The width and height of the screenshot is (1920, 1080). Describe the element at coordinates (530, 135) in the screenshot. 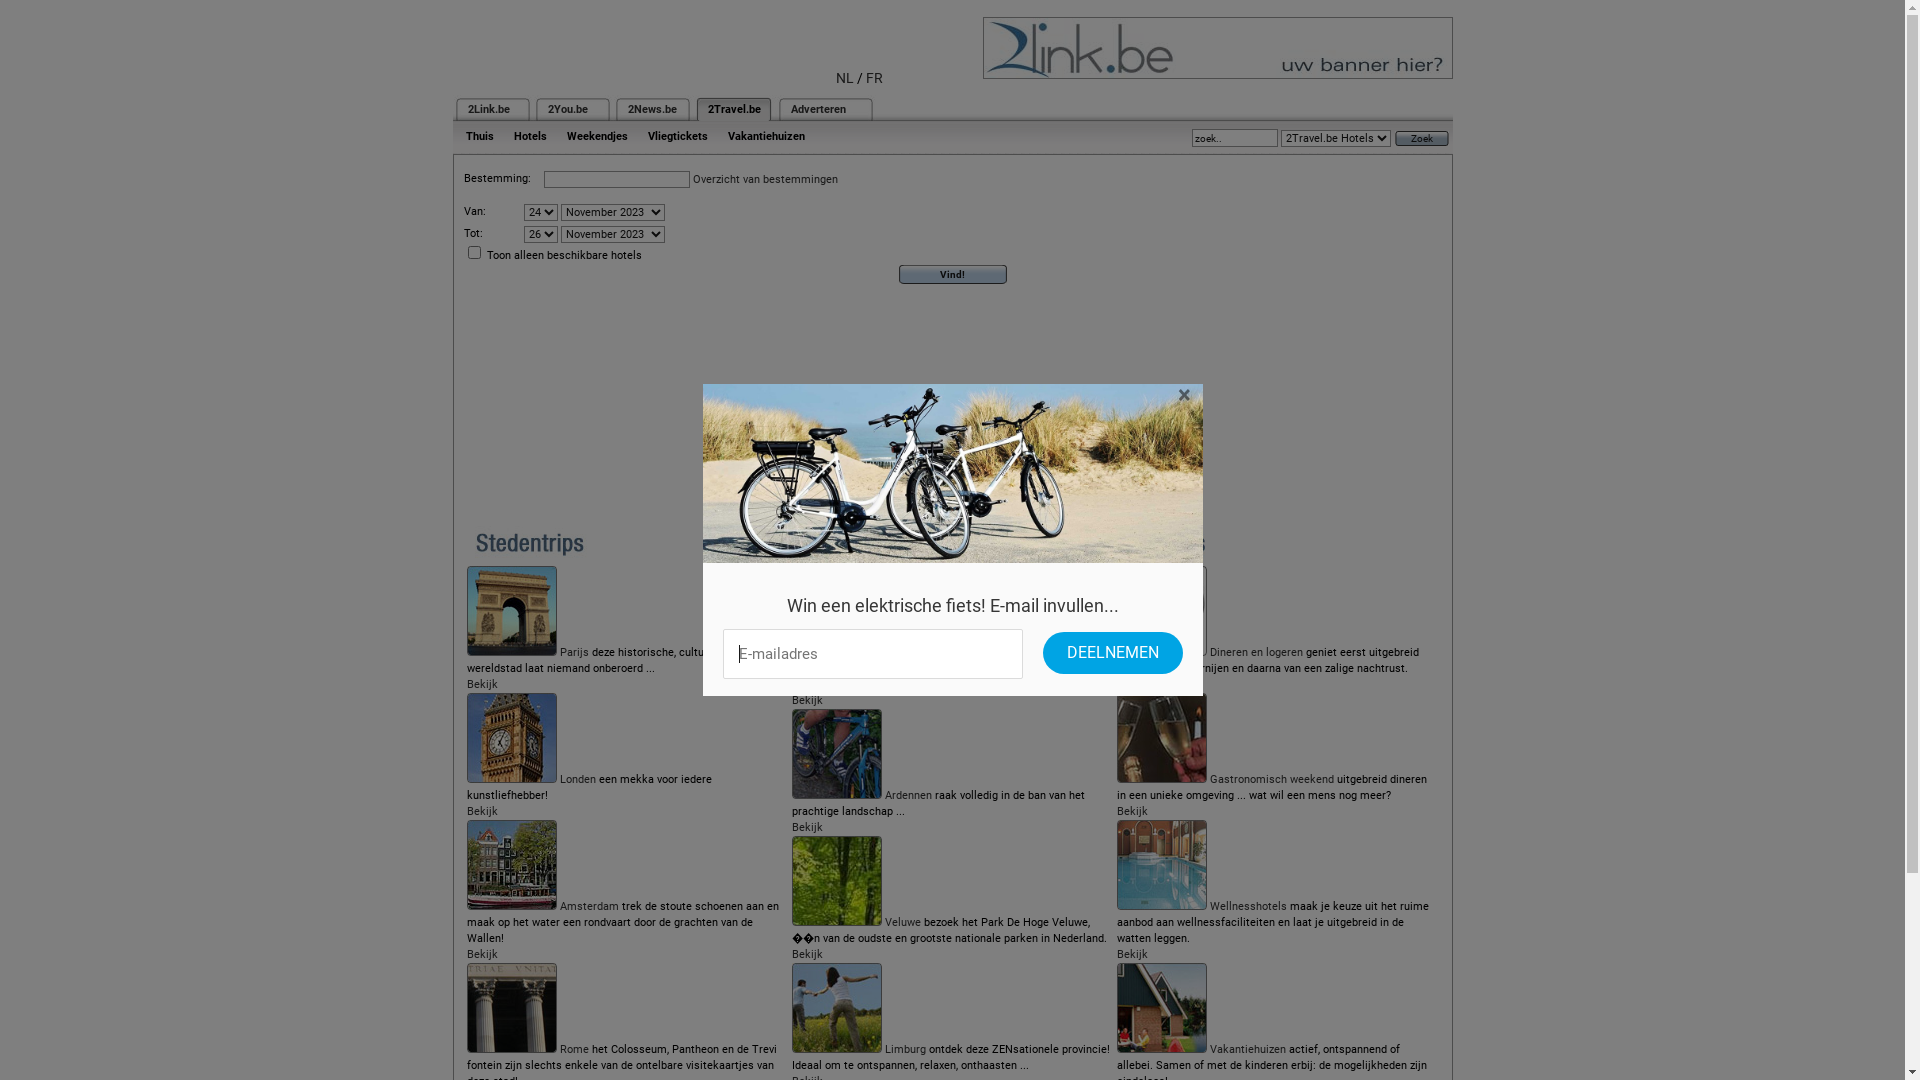

I see `'Hotels'` at that location.